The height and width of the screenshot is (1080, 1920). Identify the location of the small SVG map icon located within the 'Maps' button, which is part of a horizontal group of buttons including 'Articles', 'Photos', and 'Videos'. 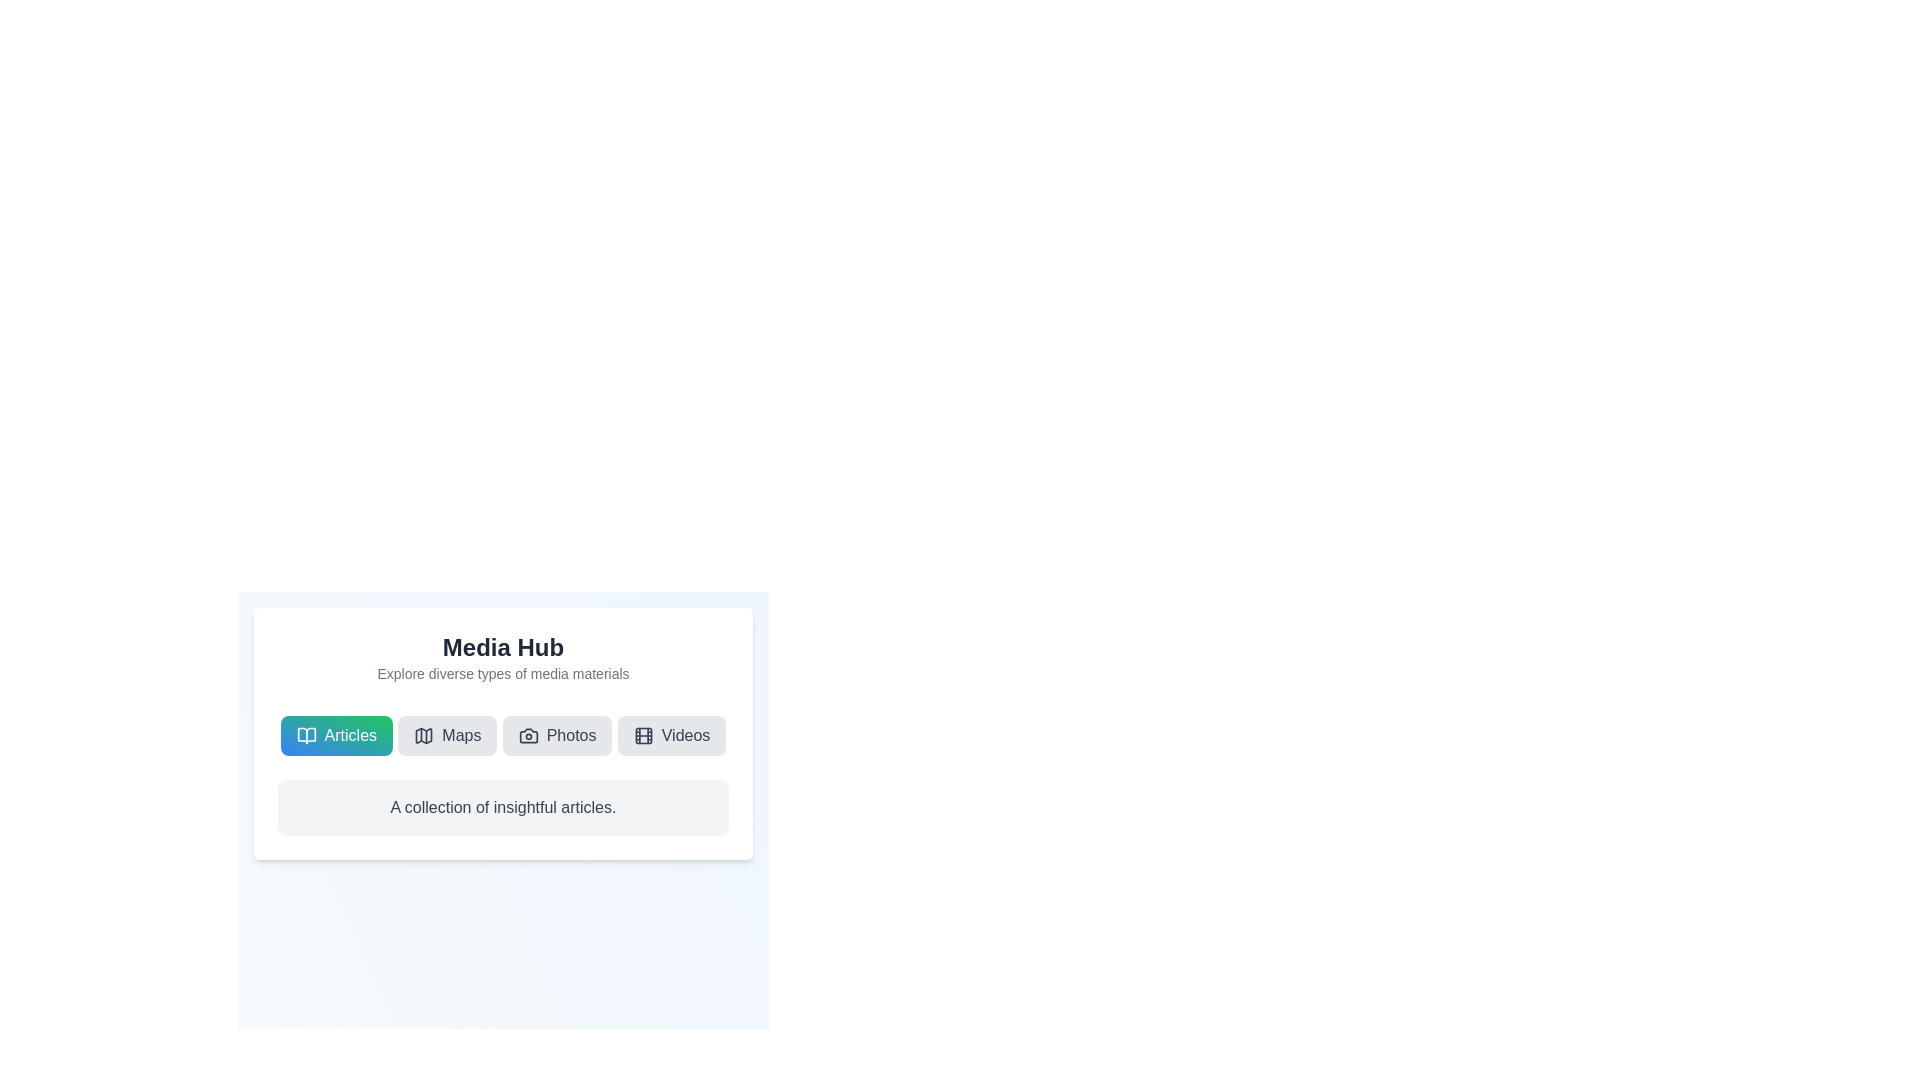
(423, 736).